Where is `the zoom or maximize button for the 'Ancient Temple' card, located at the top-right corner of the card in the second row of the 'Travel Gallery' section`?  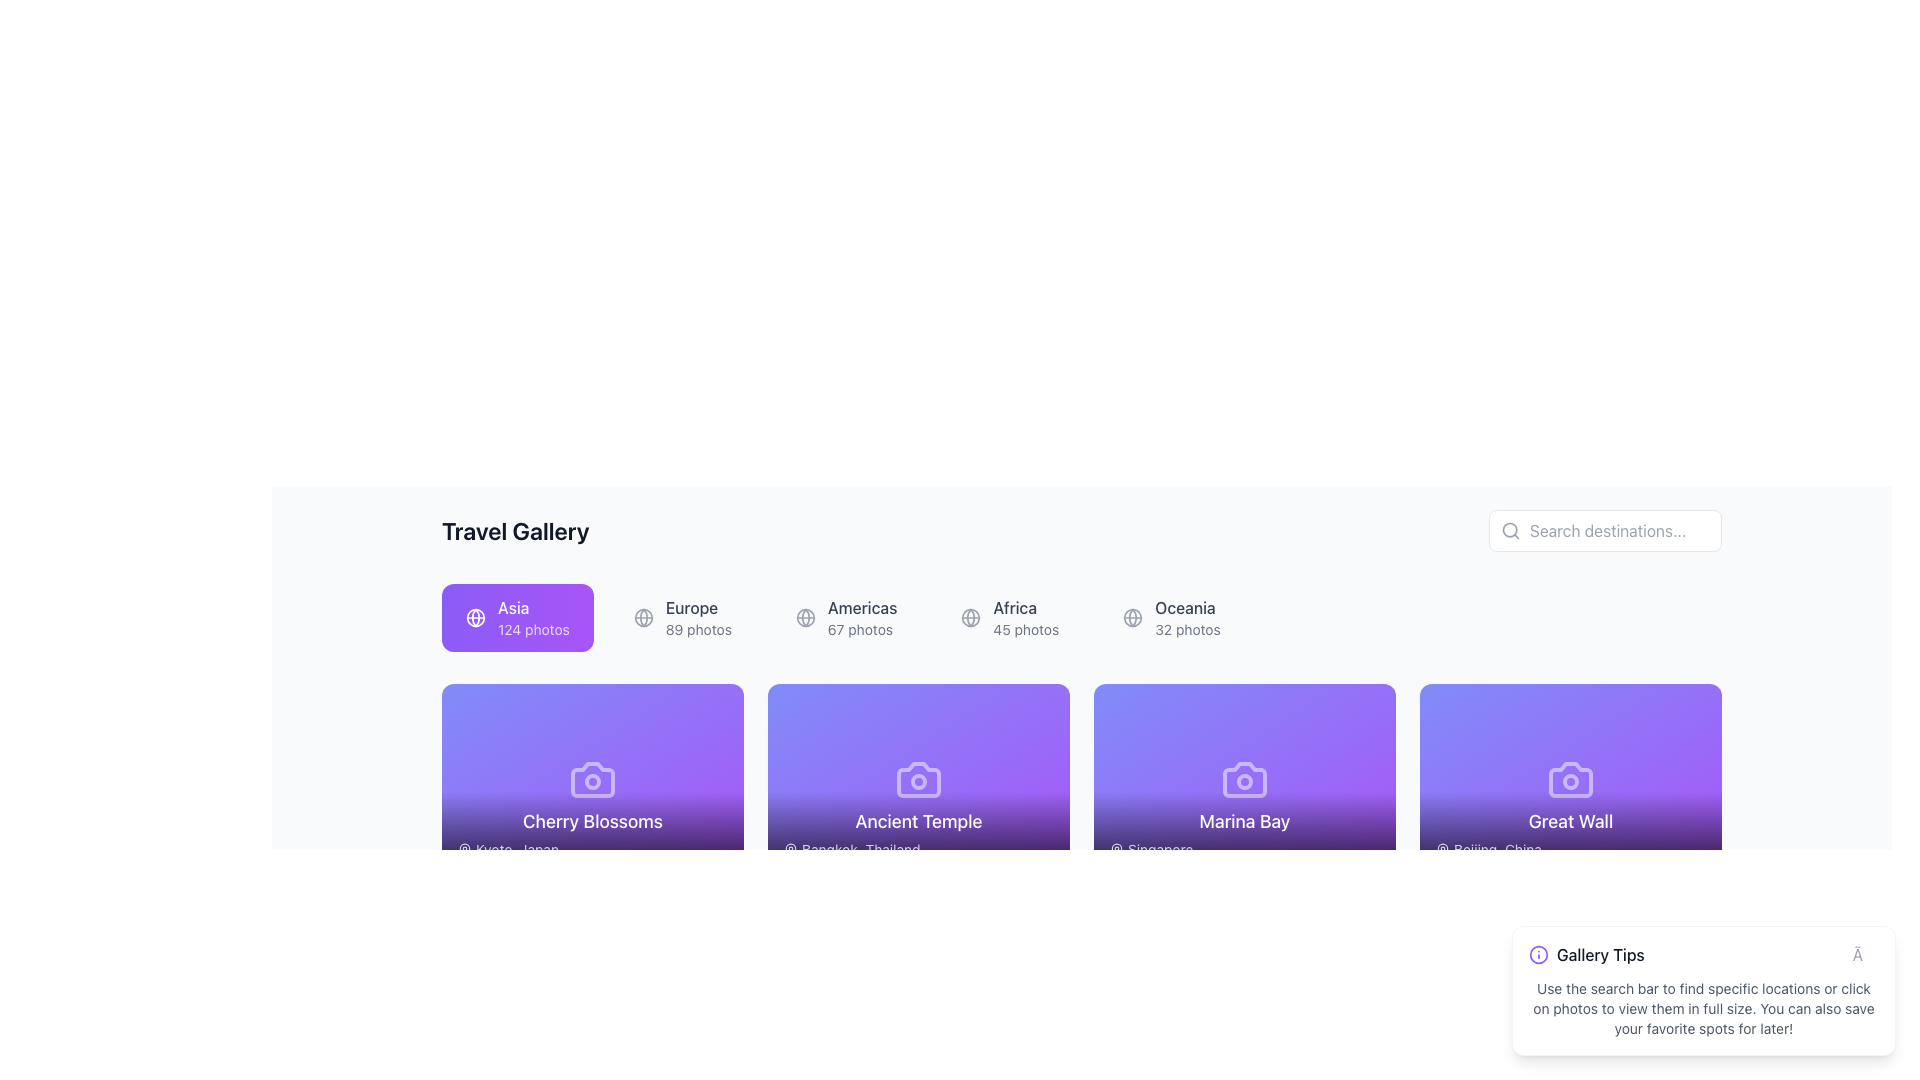
the zoom or maximize button for the 'Ancient Temple' card, located at the top-right corner of the card in the second row of the 'Travel Gallery' section is located at coordinates (1036, 716).